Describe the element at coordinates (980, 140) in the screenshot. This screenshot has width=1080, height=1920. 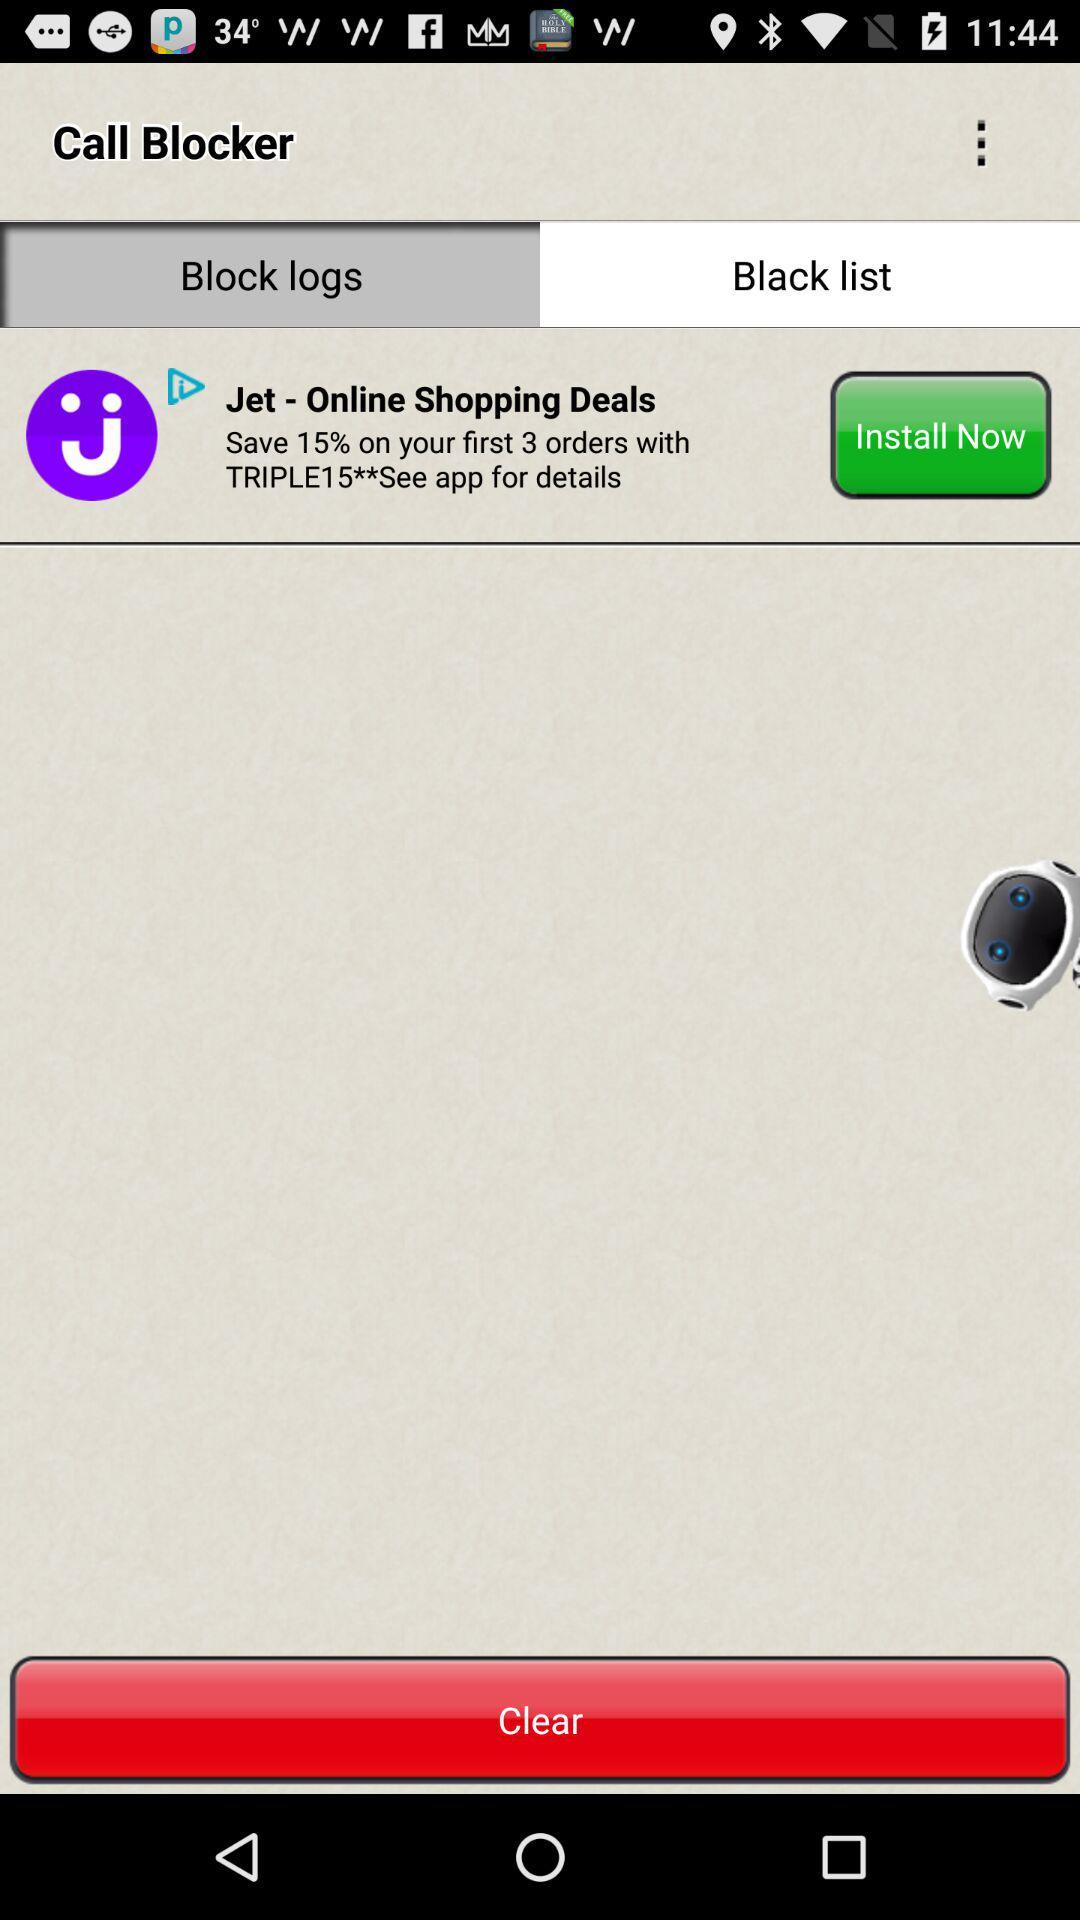
I see `the button call blocker` at that location.